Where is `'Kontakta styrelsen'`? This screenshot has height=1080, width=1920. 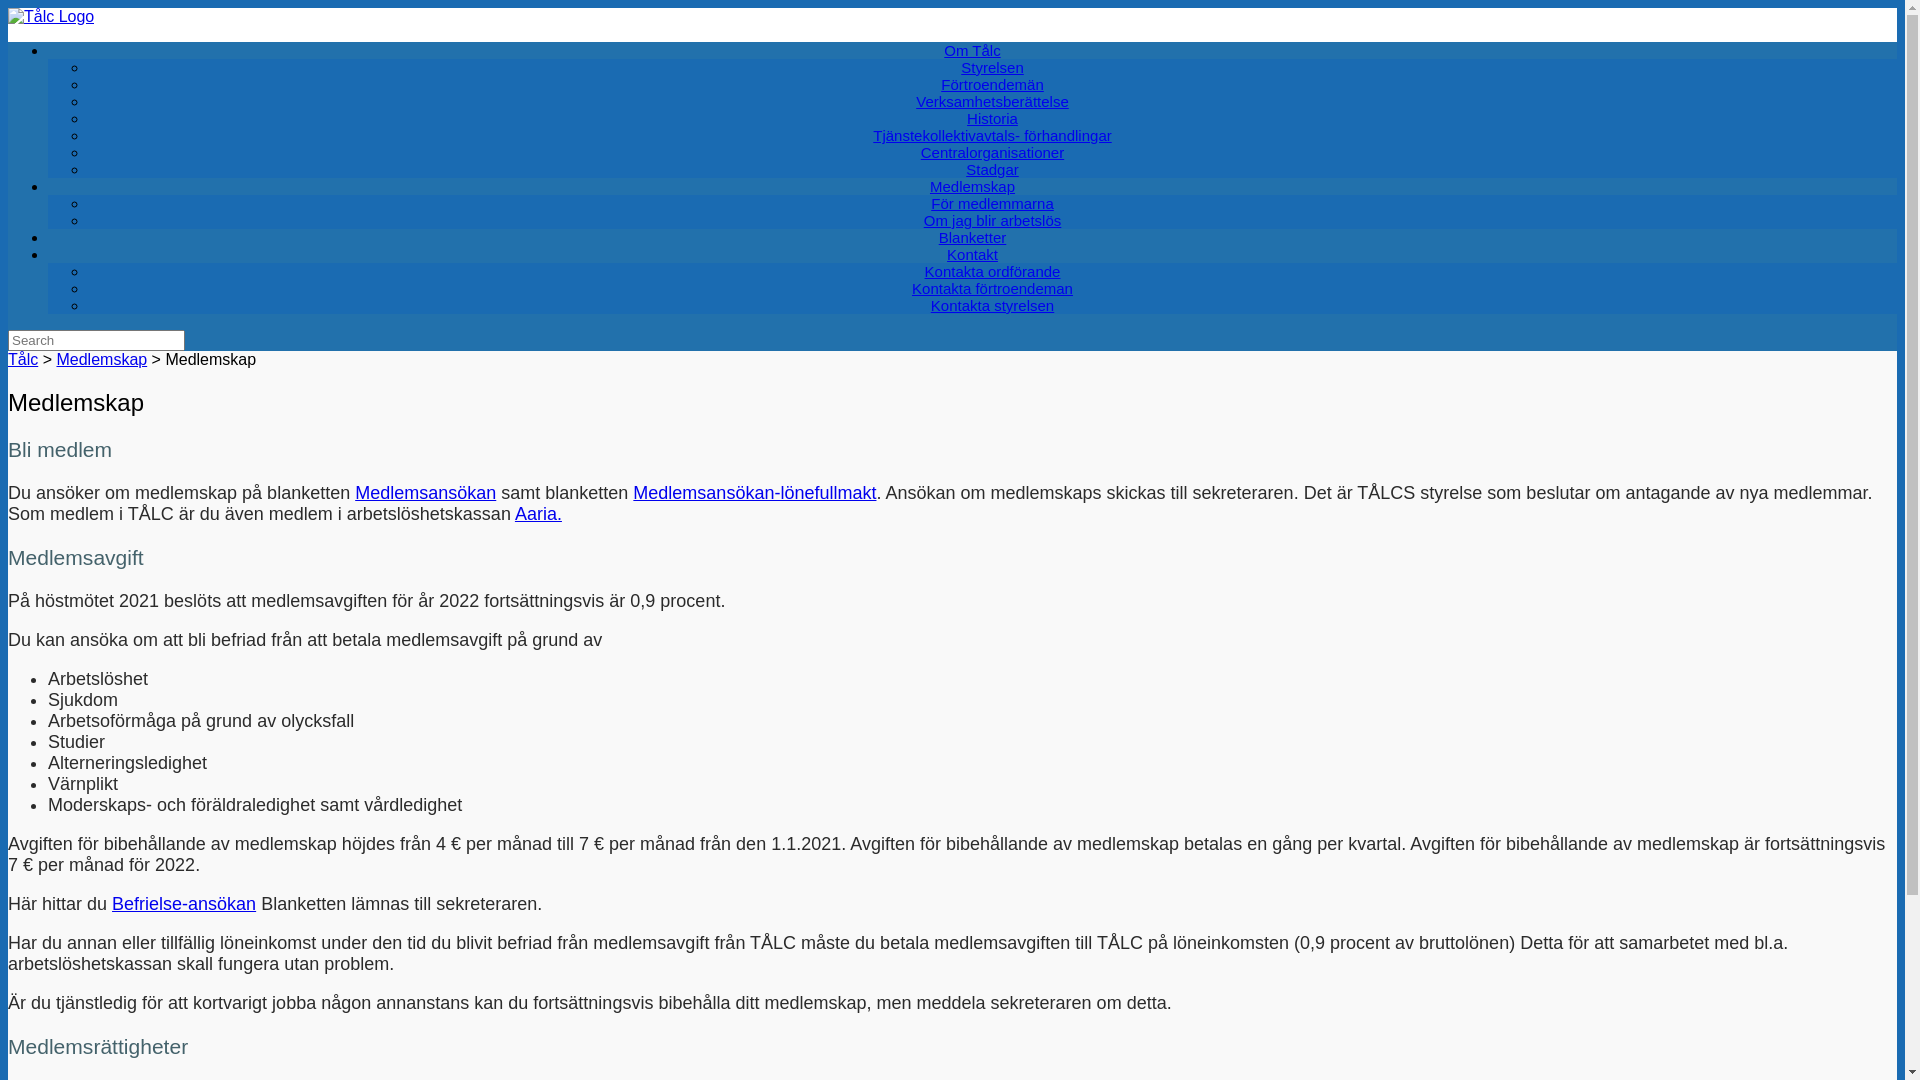
'Kontakta styrelsen' is located at coordinates (992, 305).